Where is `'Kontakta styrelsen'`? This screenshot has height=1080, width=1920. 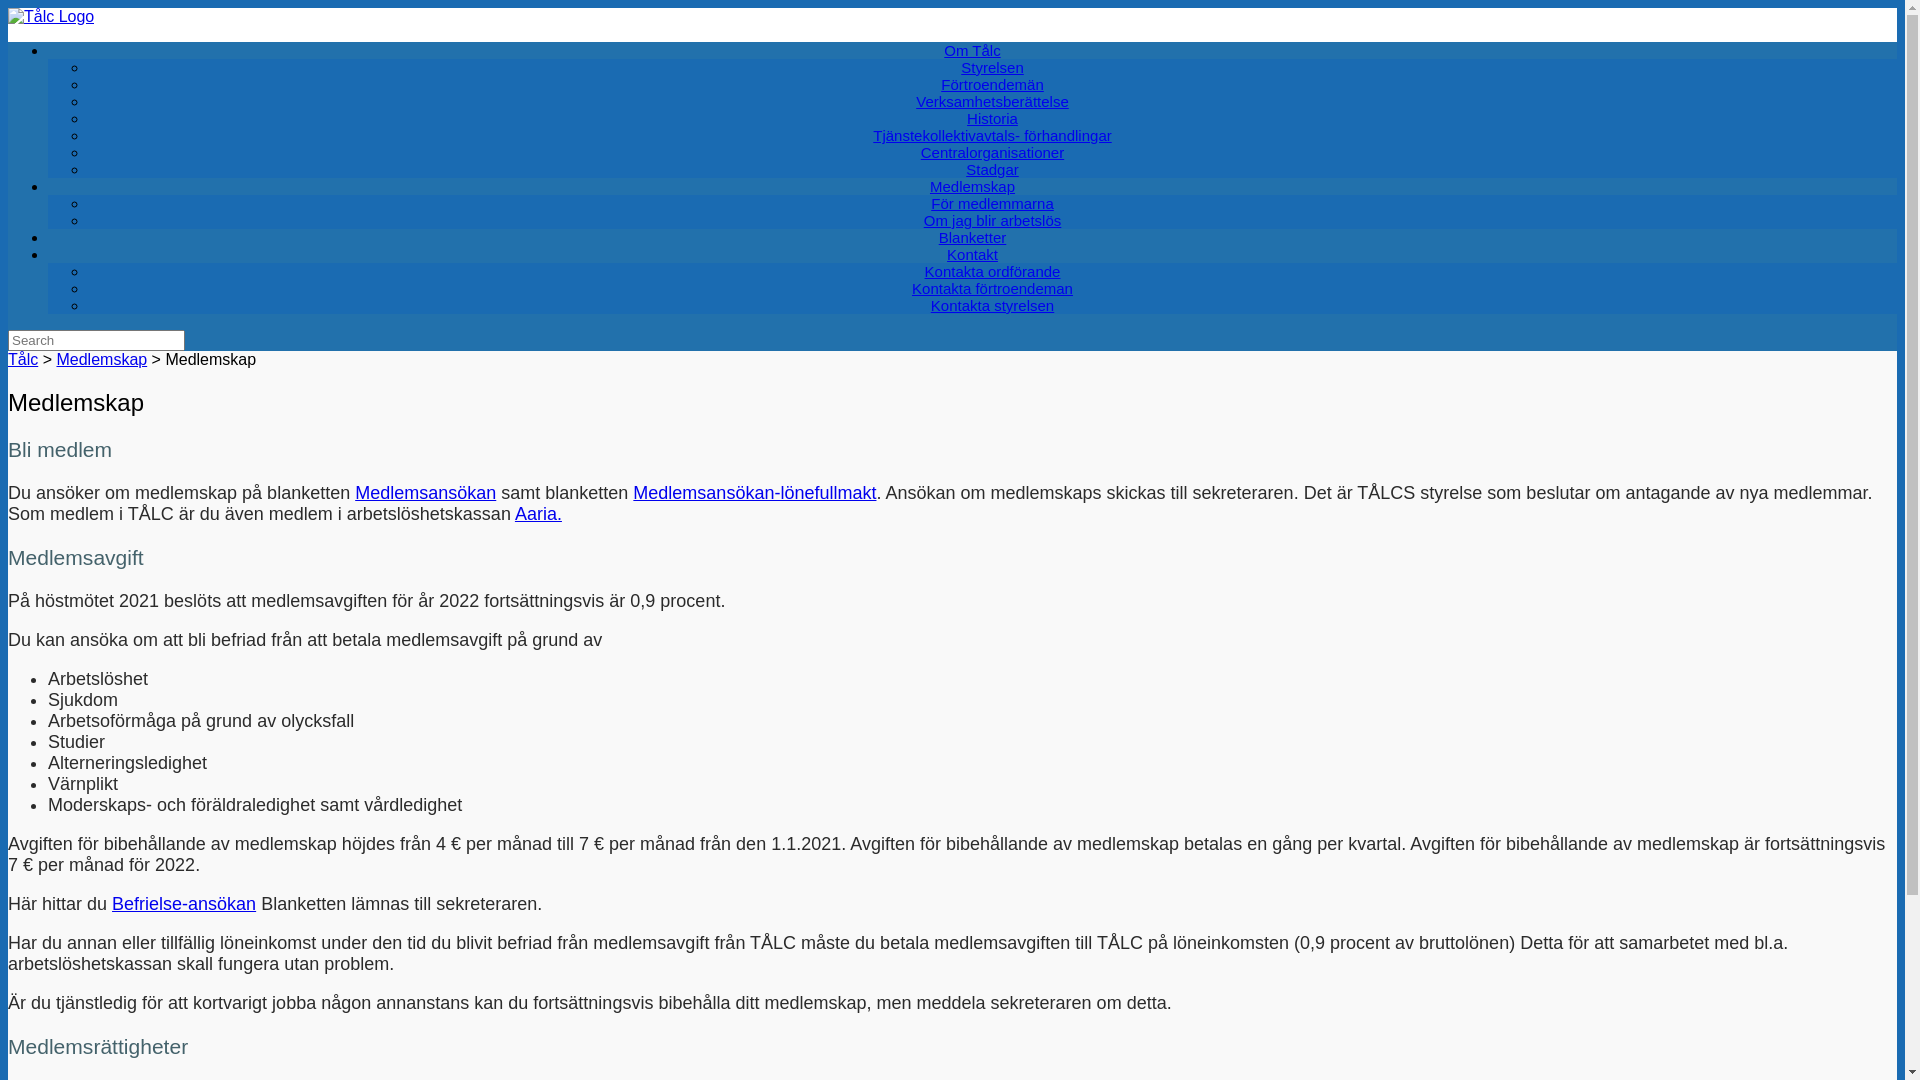
'Kontakta styrelsen' is located at coordinates (992, 305).